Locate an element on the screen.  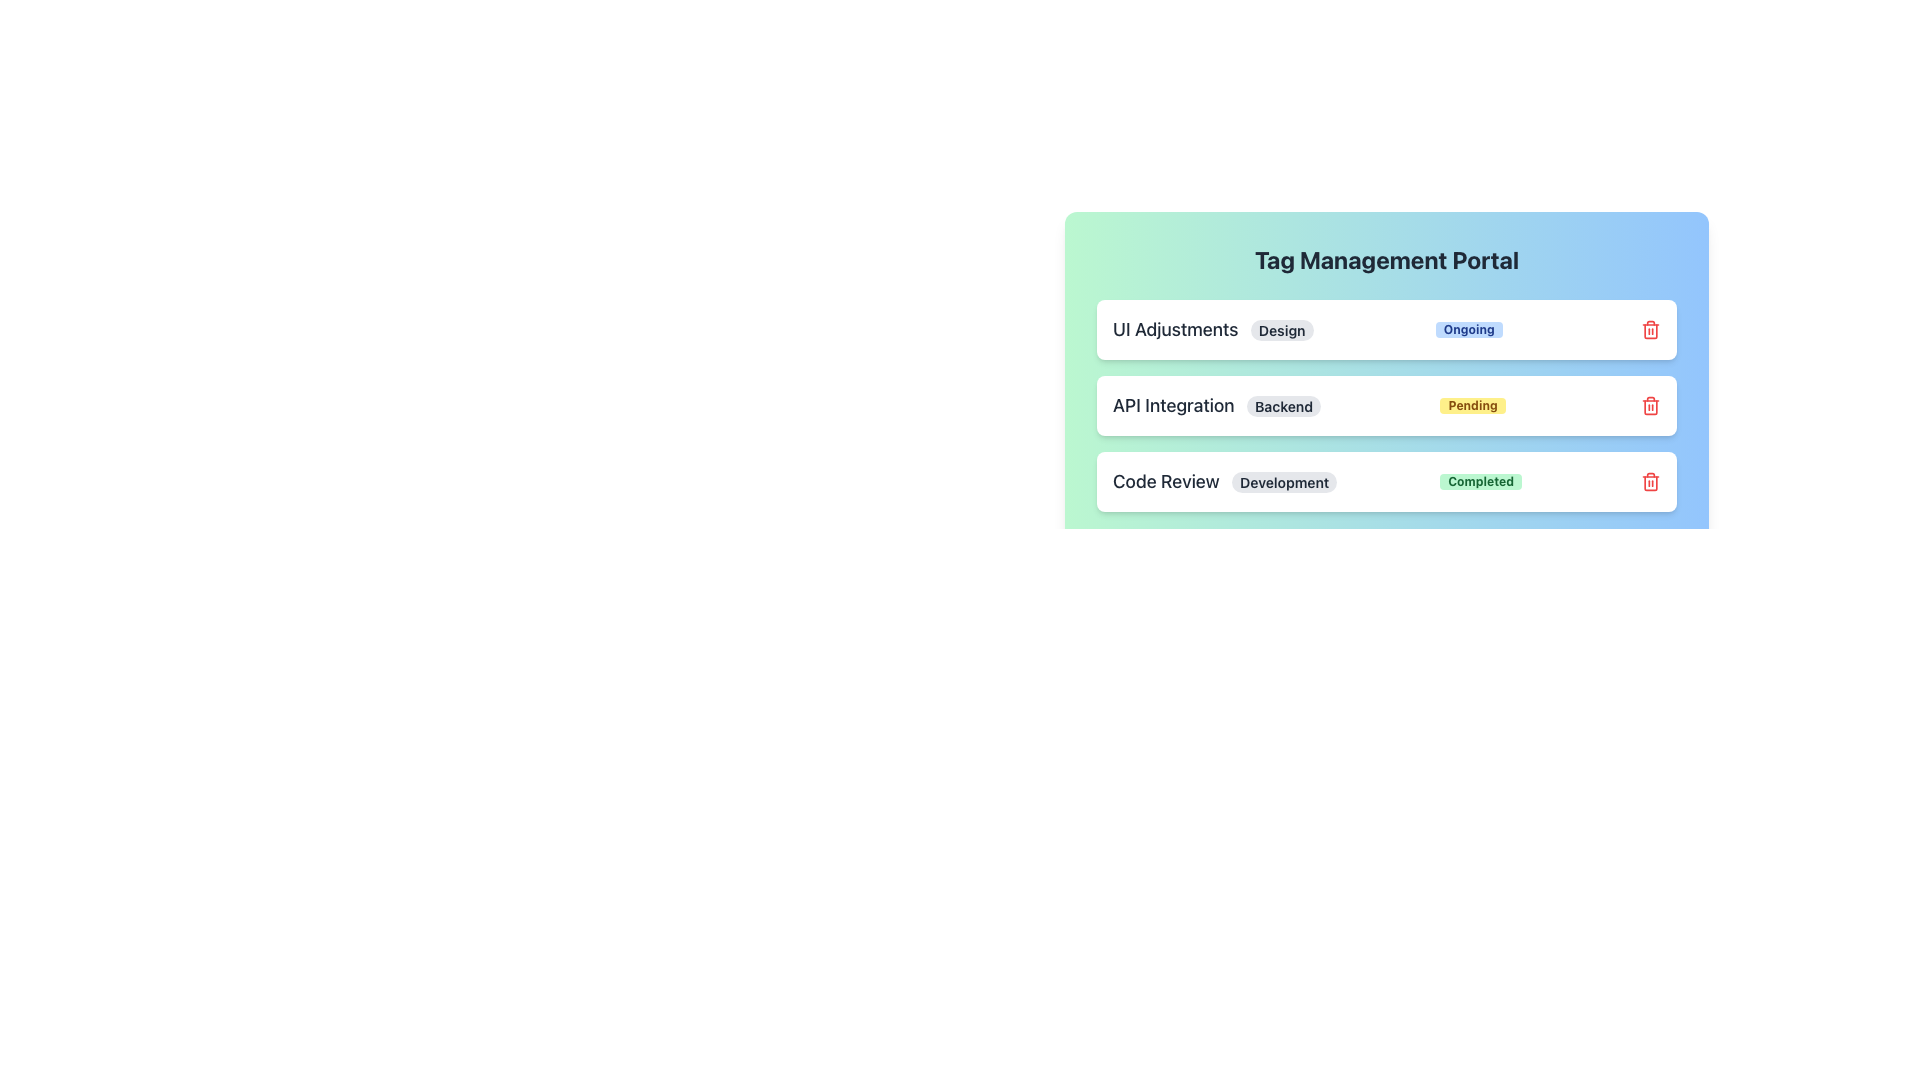
the status label indicating the ongoing status of the 'UI Adjustments' task, which is positioned to the right of the 'Design' label is located at coordinates (1469, 329).